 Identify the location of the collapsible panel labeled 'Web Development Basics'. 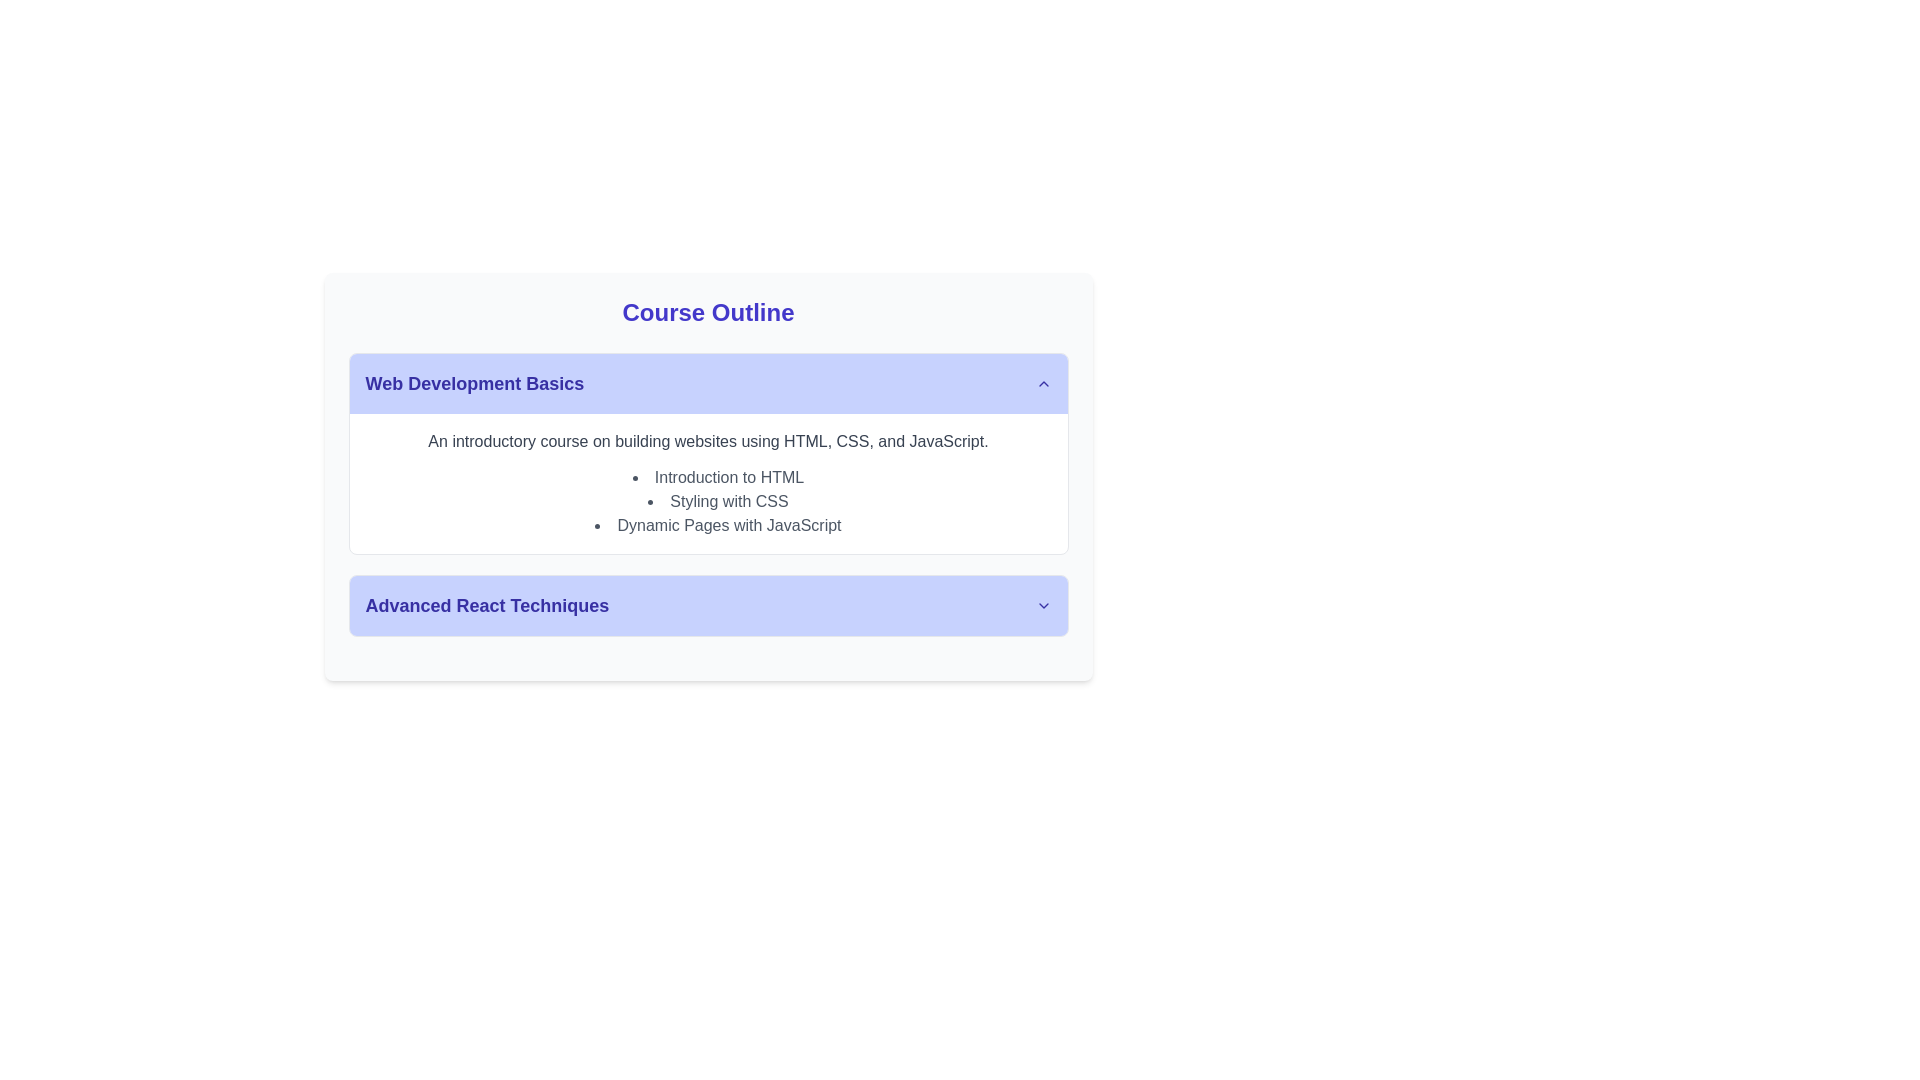
(708, 494).